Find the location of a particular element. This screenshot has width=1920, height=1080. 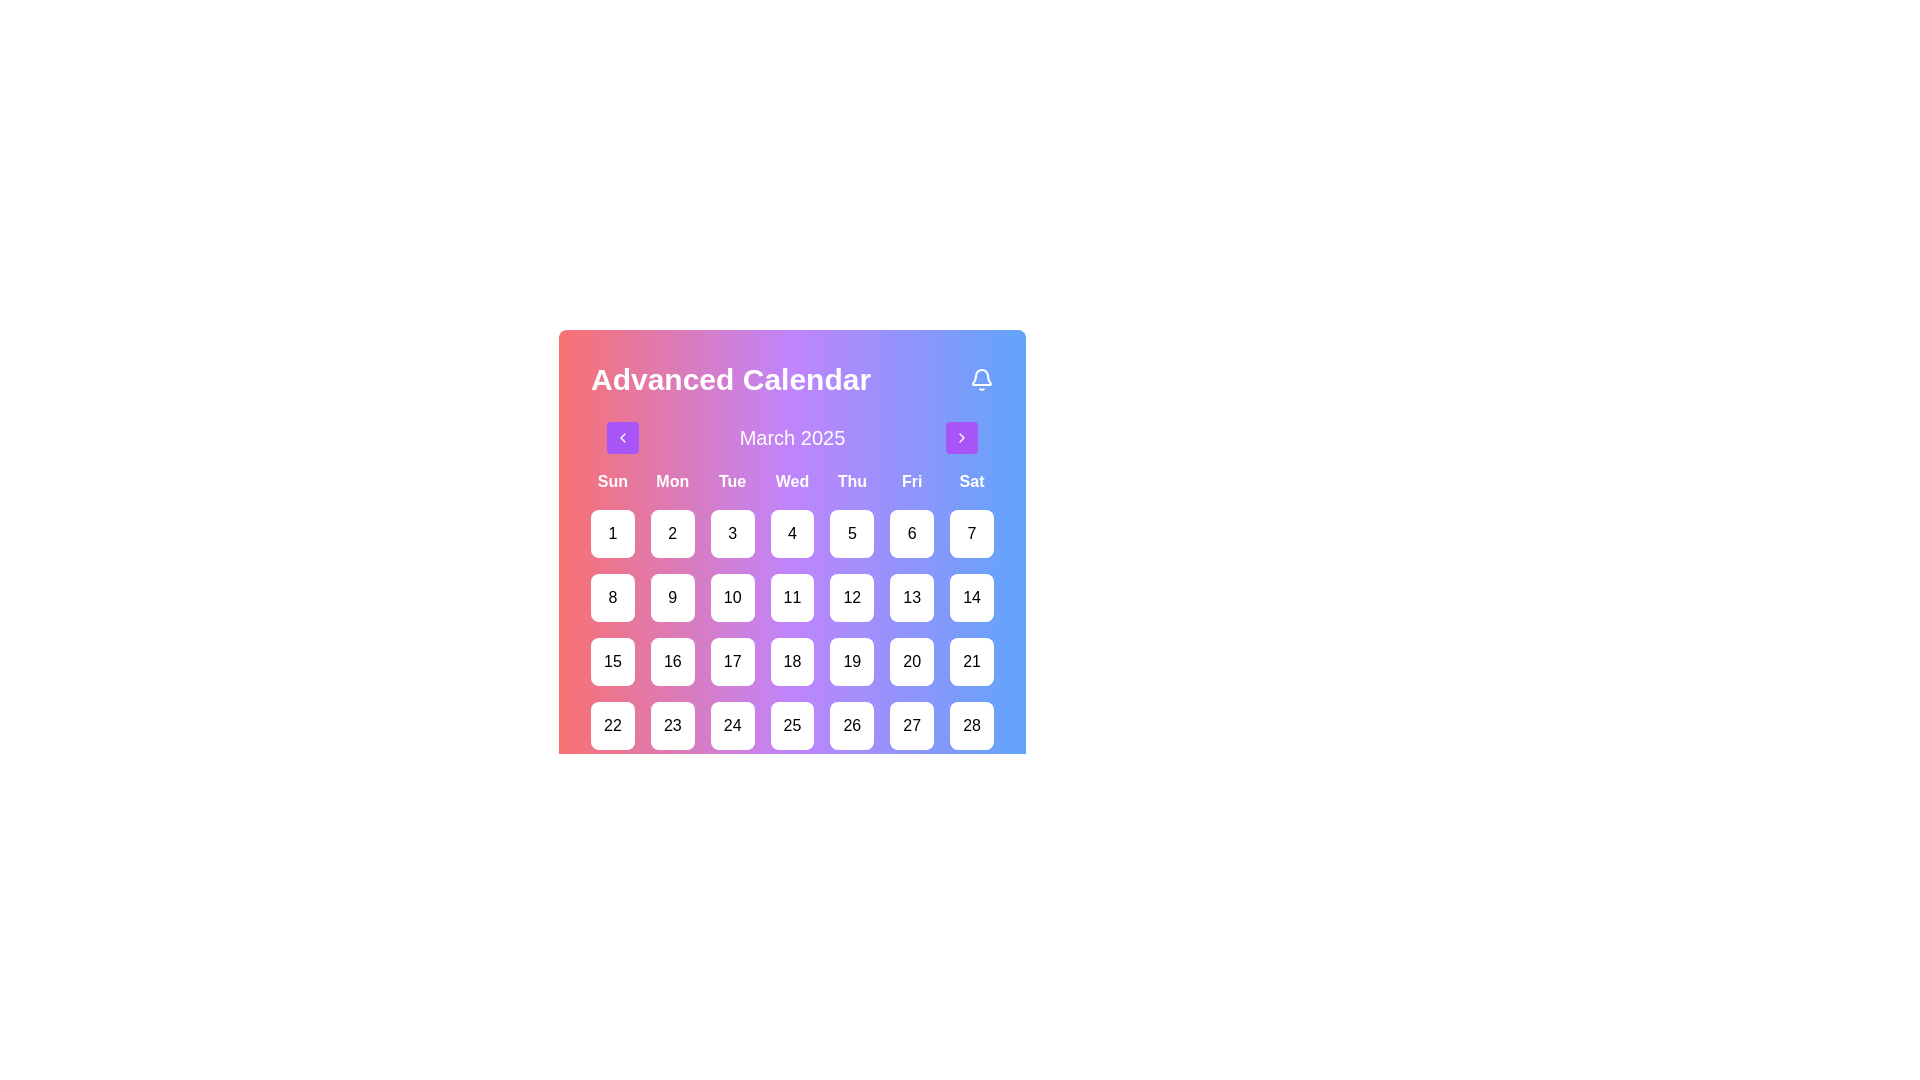

the calendar date button representing the number '11' located in the fourth row and fourth column under the header 'Wed' is located at coordinates (791, 596).